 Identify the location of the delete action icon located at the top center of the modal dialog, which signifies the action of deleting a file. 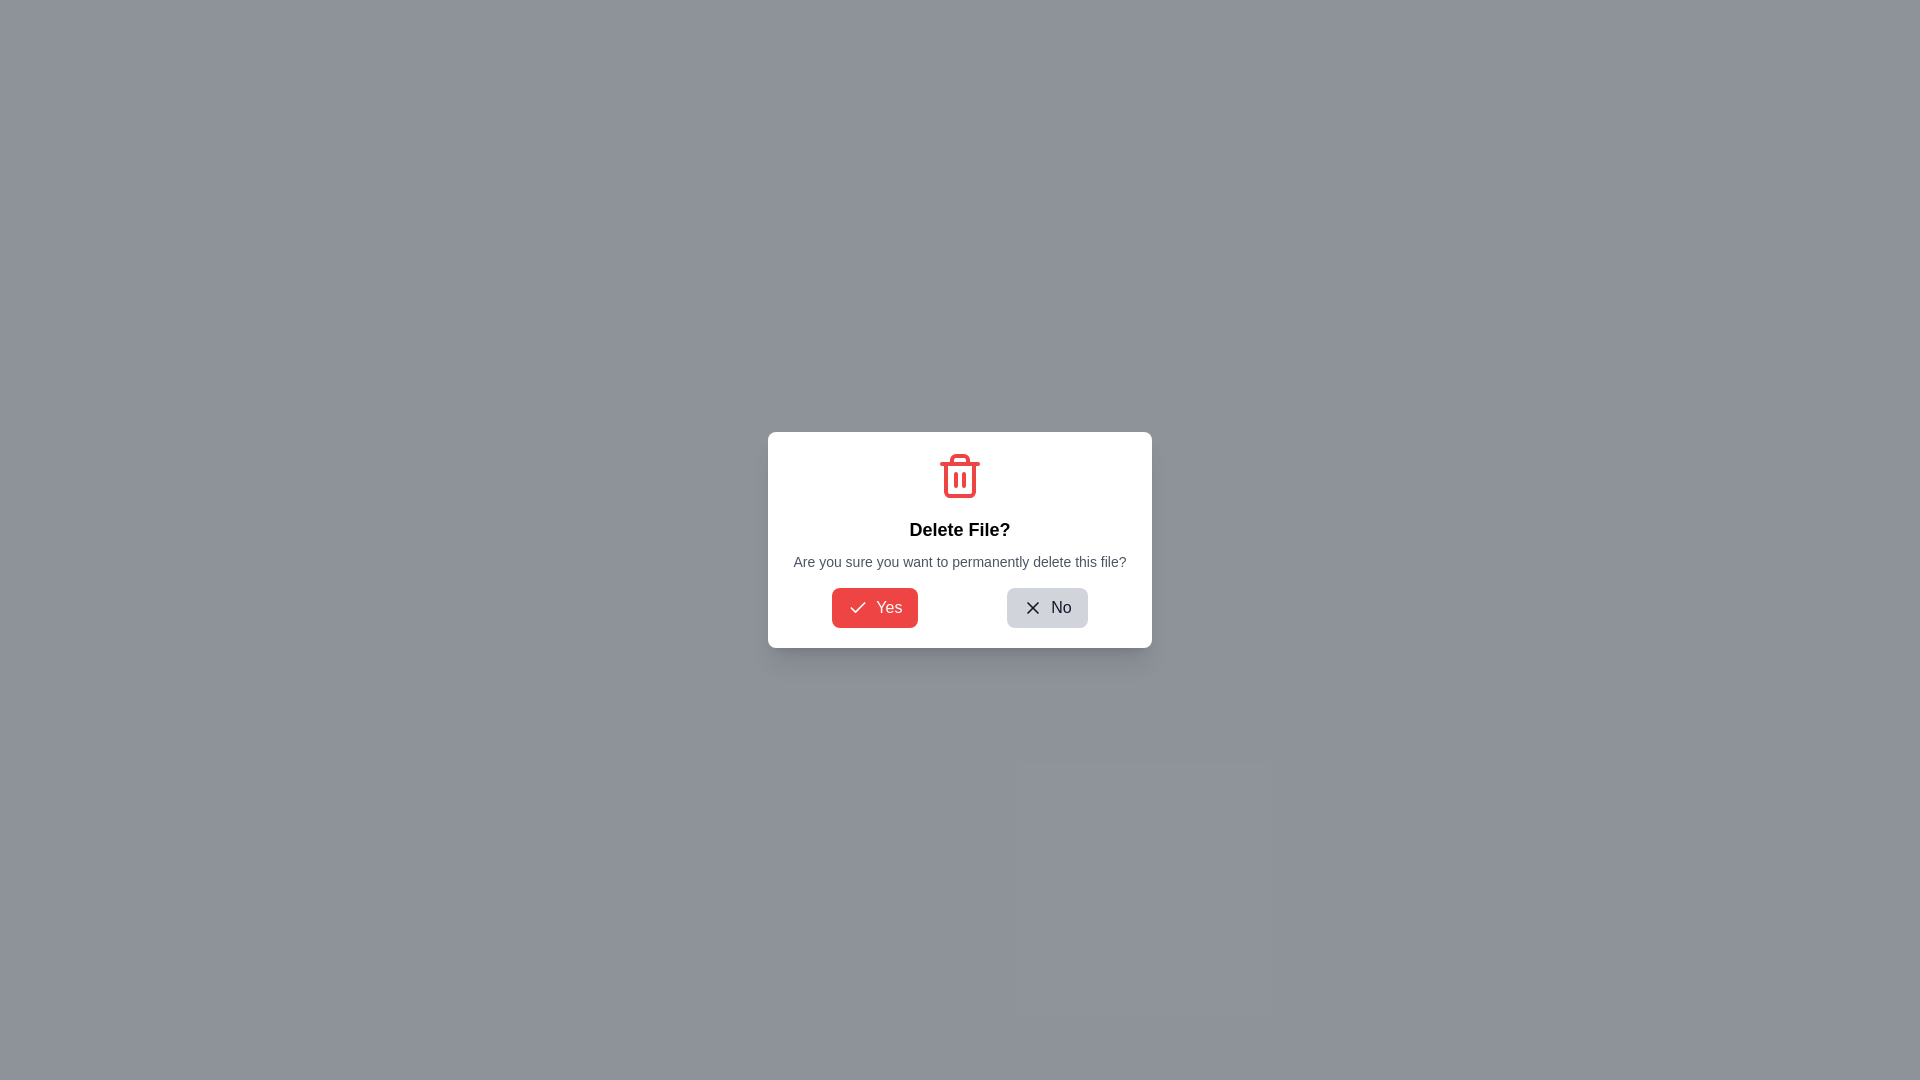
(960, 475).